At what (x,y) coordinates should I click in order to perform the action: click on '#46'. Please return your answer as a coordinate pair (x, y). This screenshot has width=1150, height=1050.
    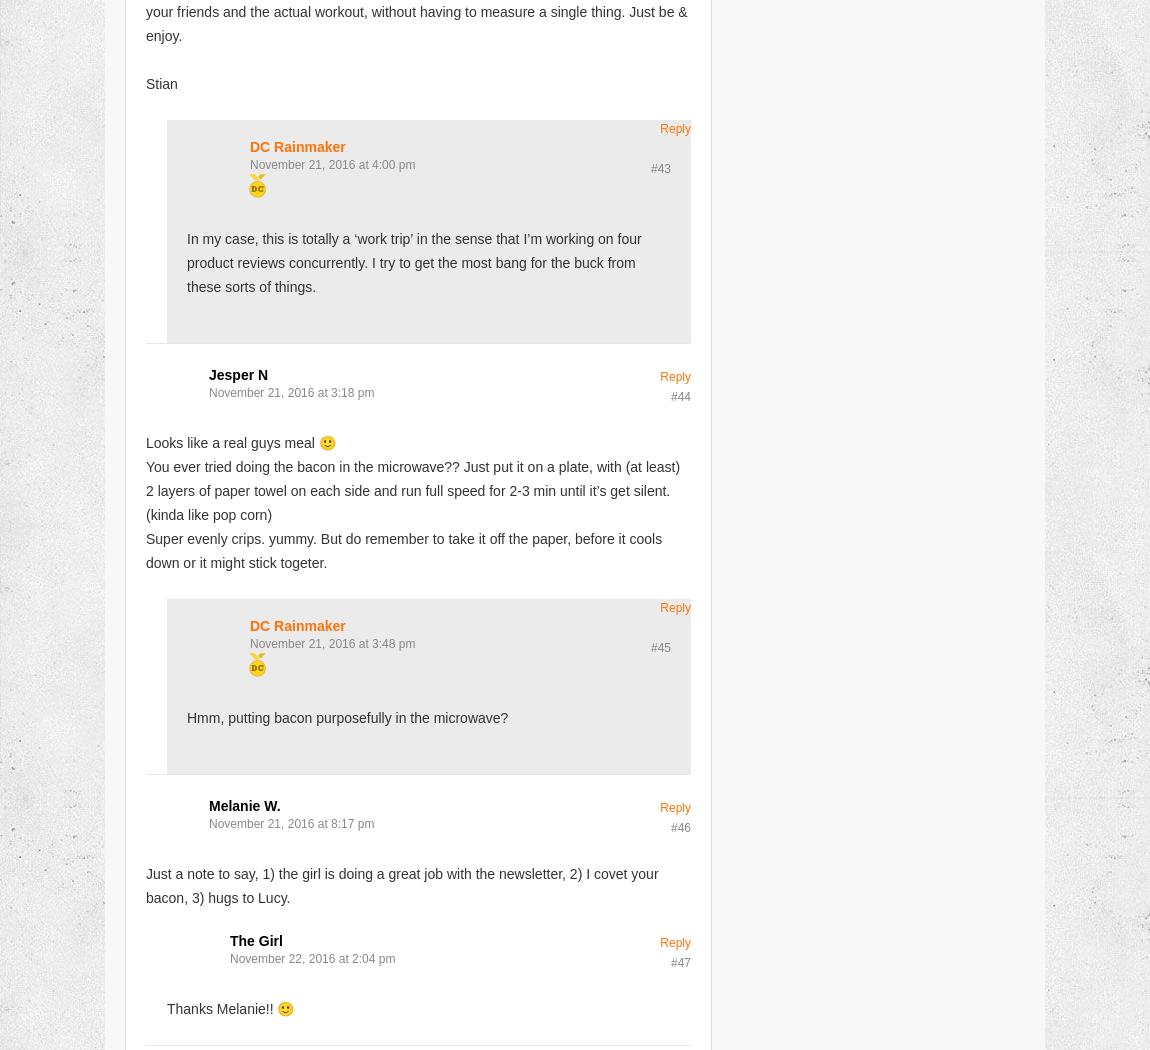
    Looking at the image, I should click on (679, 826).